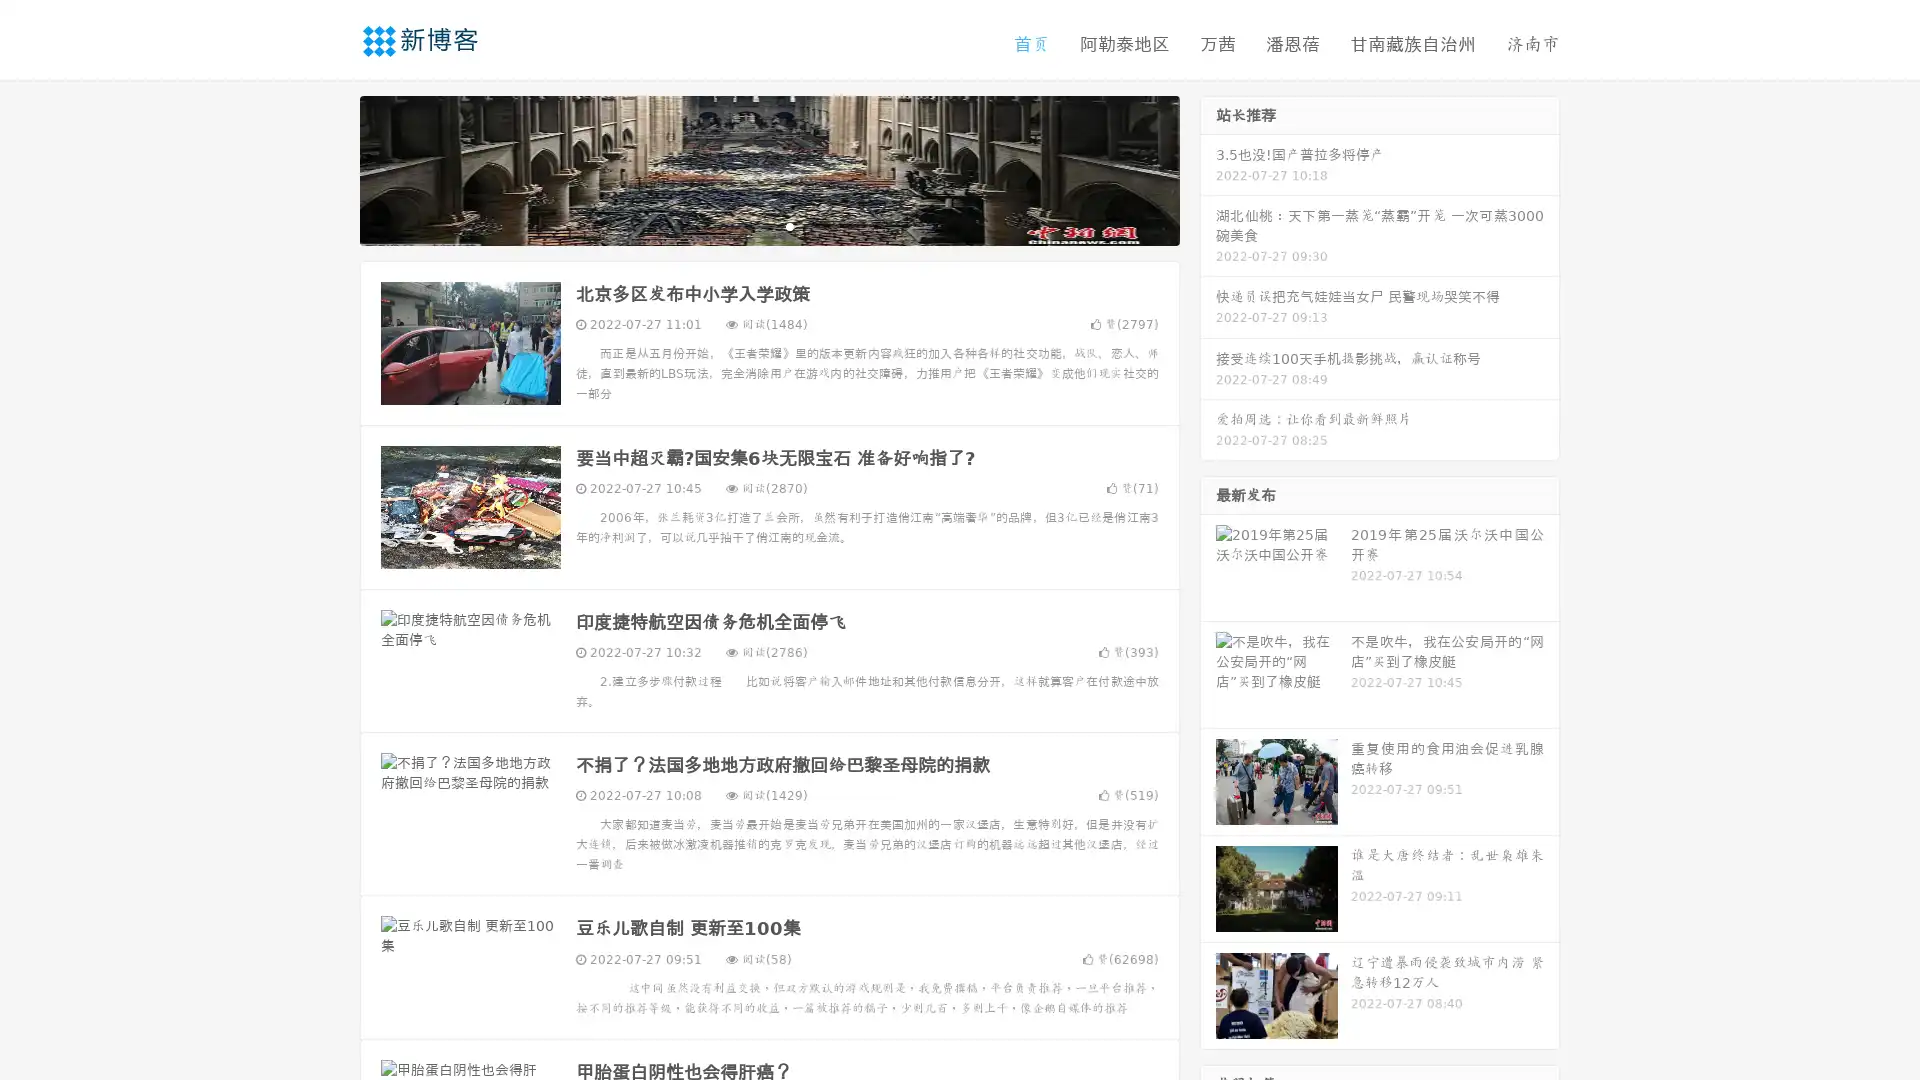  What do you see at coordinates (748, 225) in the screenshot?
I see `Go to slide 1` at bounding box center [748, 225].